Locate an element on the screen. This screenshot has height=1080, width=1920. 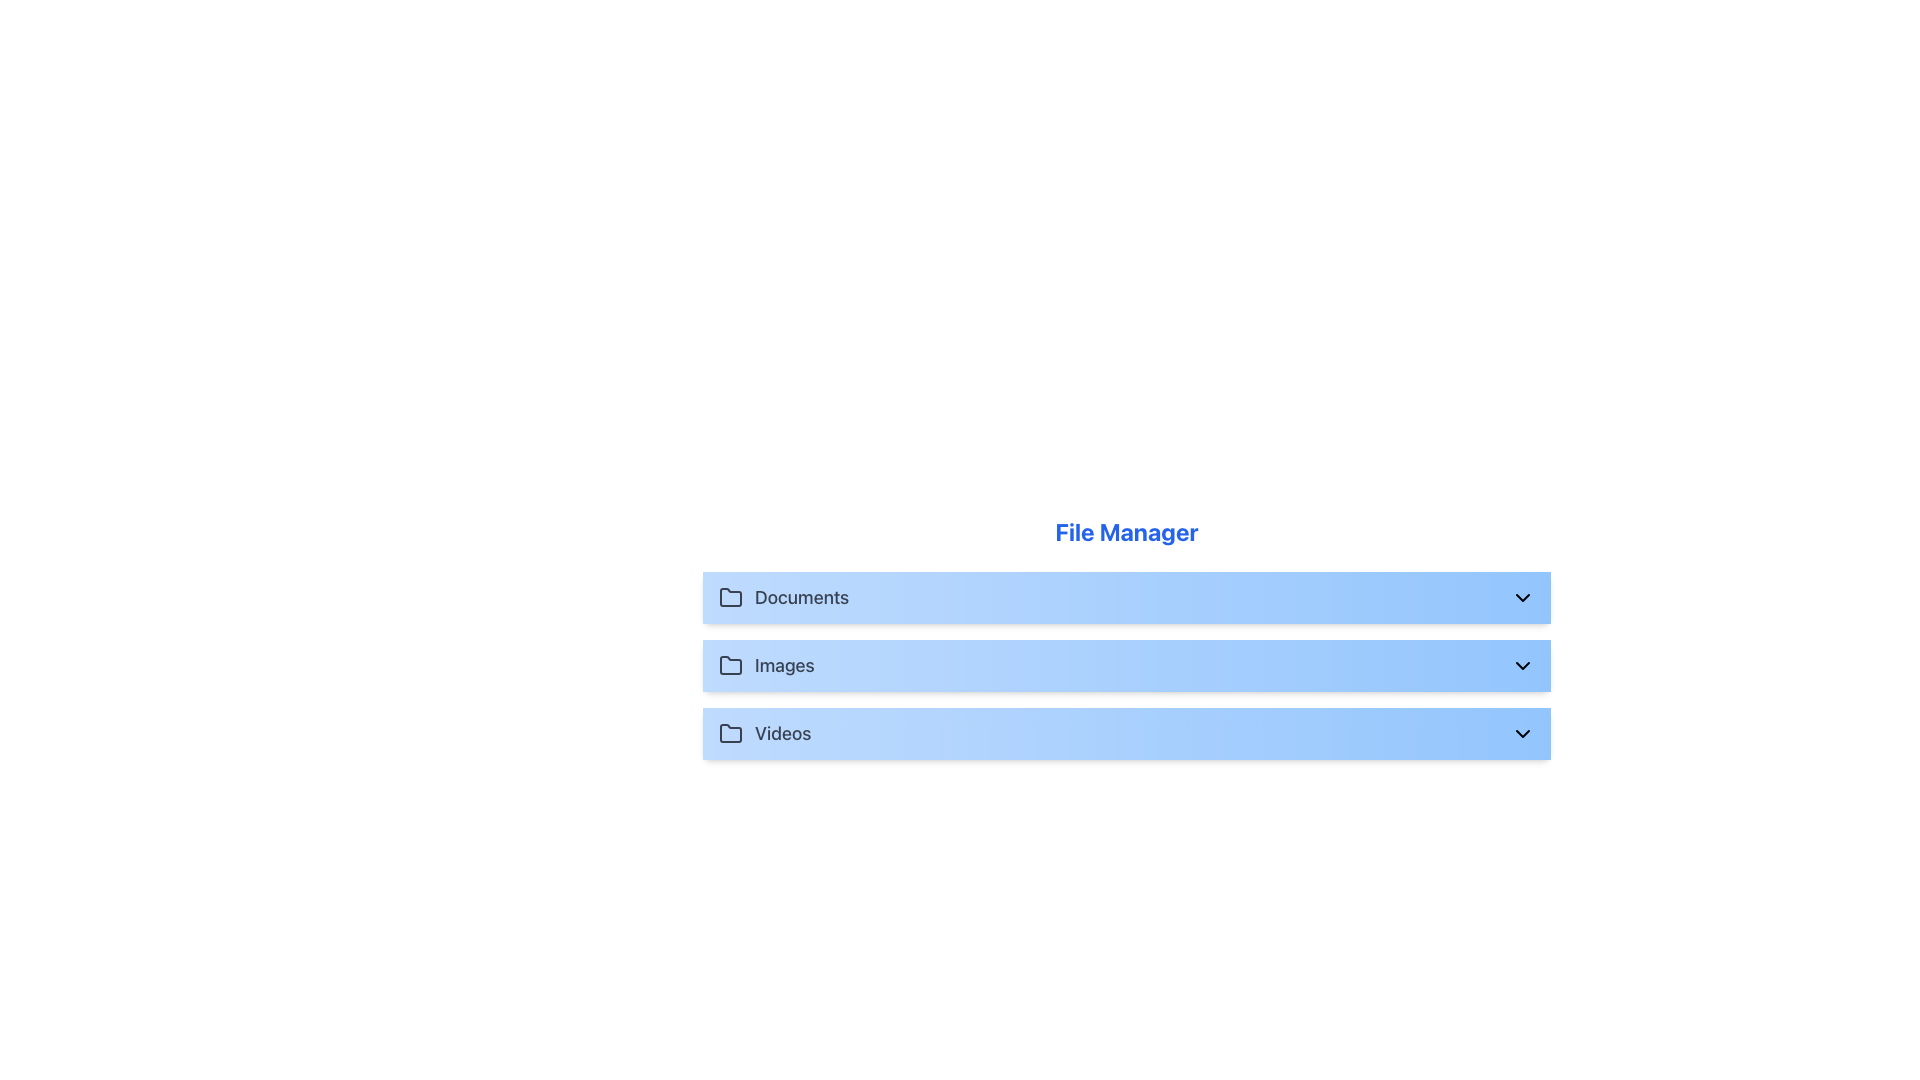
the Dropdown indicator icon located at the far right side of the 'Documents' section header is located at coordinates (1521, 596).